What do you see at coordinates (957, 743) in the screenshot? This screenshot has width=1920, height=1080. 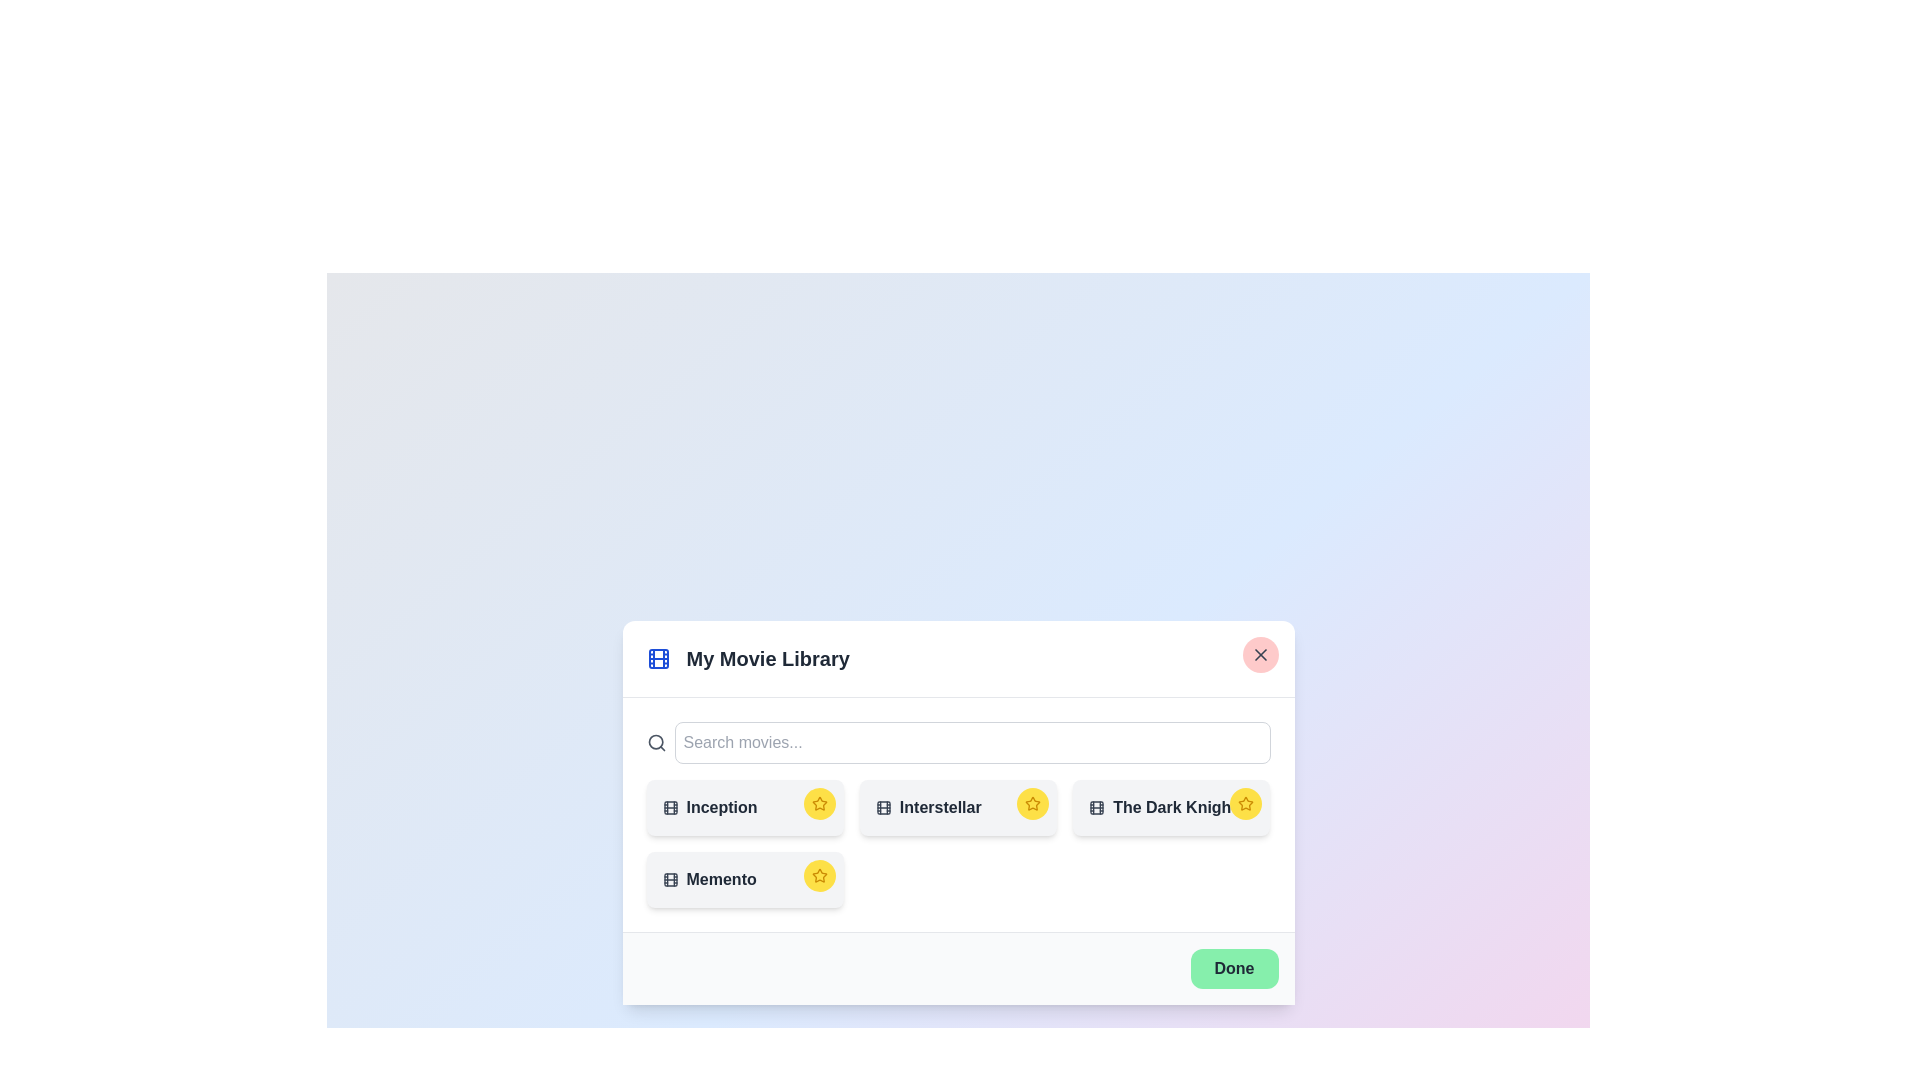 I see `the search bar located below 'My Movie Library' to provide visual feedback` at bounding box center [957, 743].